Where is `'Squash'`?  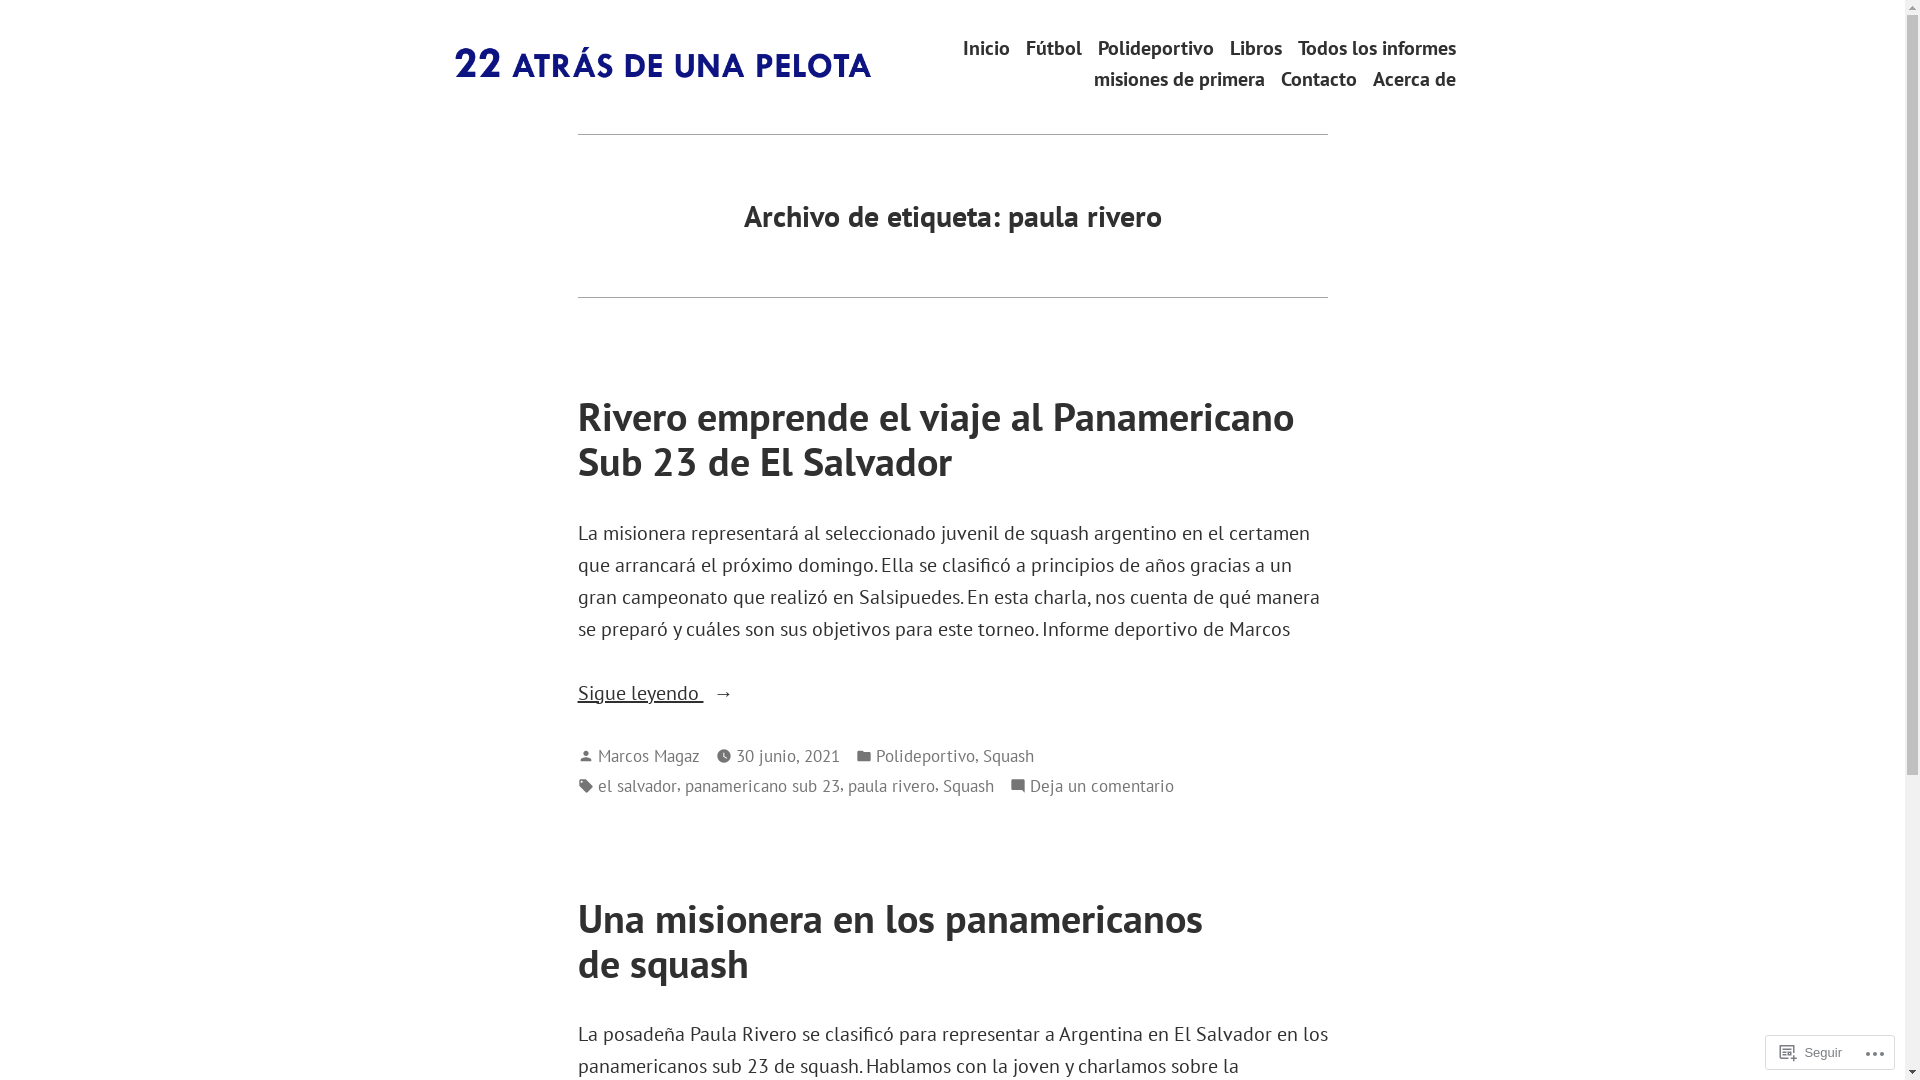 'Squash' is located at coordinates (982, 756).